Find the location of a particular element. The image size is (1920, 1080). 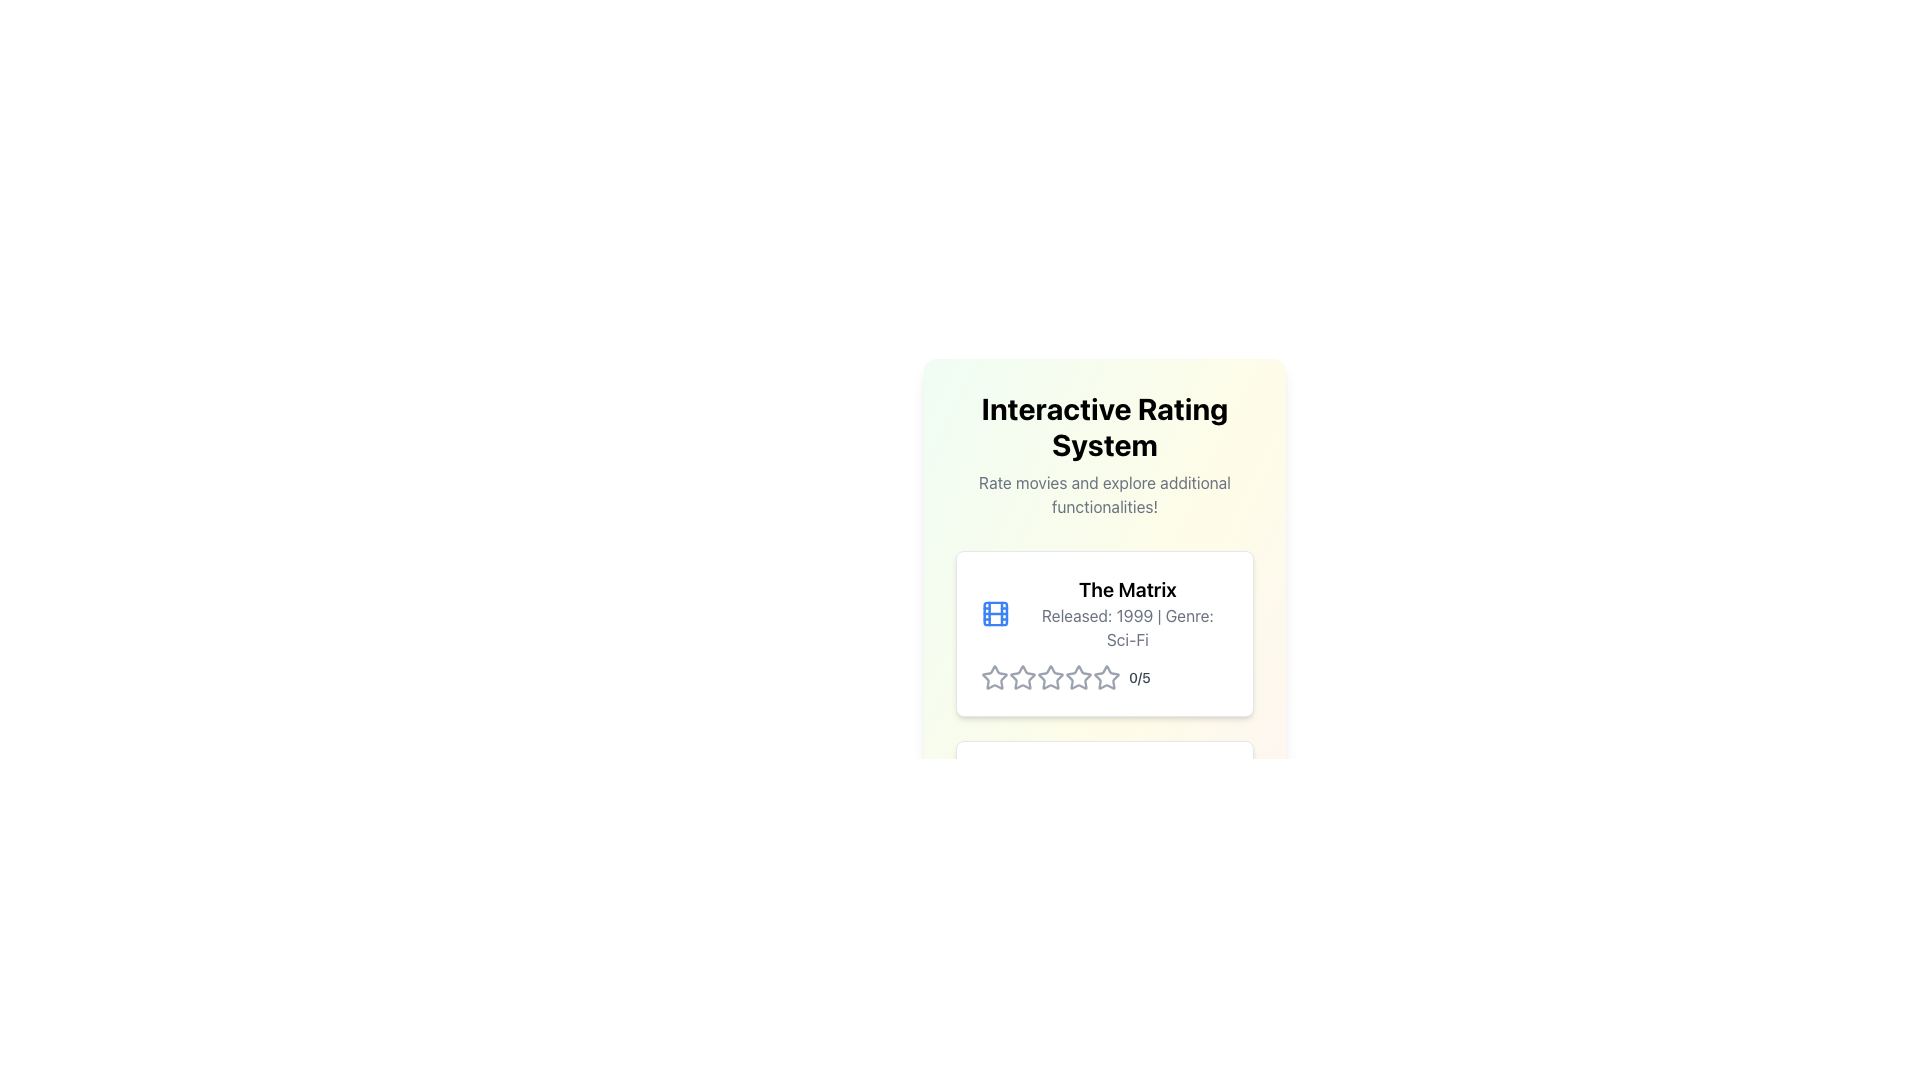

the fourth star in the horizontal five-star rating system under the movie title 'The Matrix' to assign a rating is located at coordinates (1050, 866).